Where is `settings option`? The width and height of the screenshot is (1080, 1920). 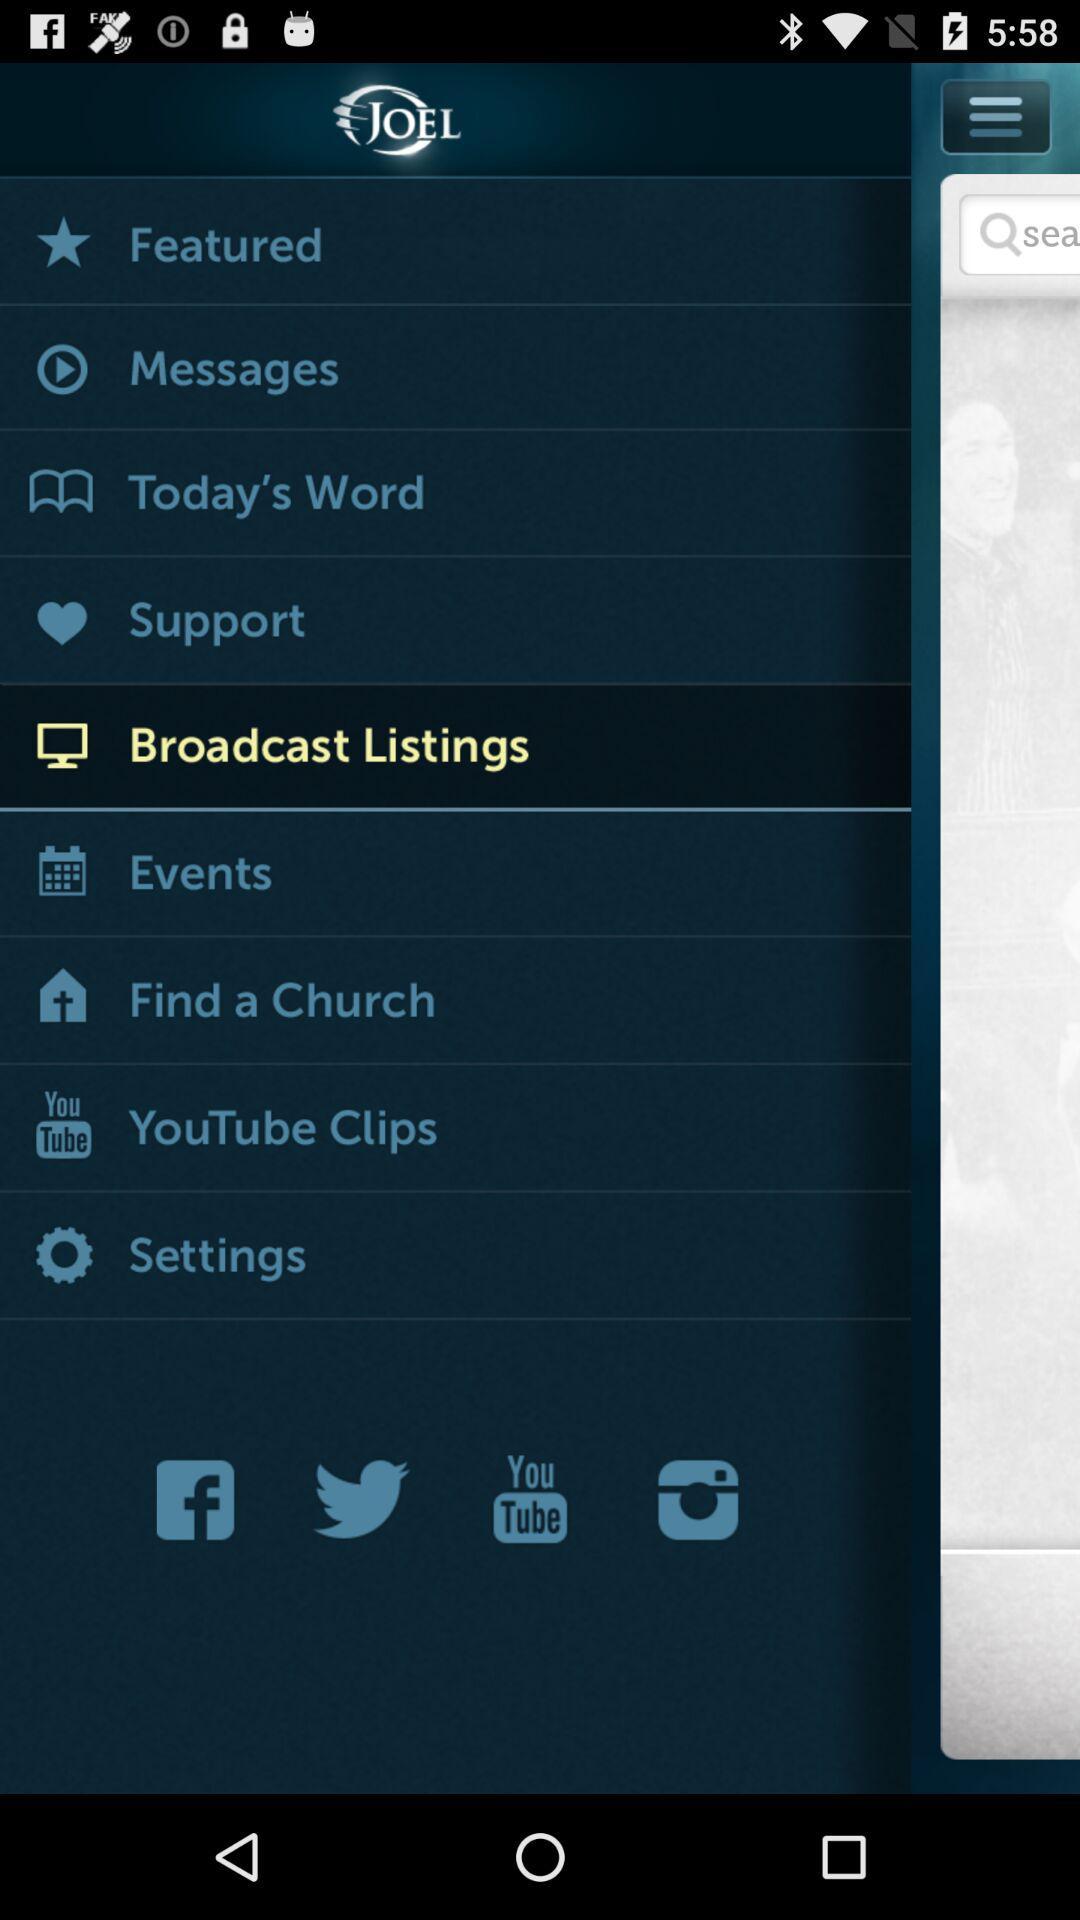 settings option is located at coordinates (455, 1256).